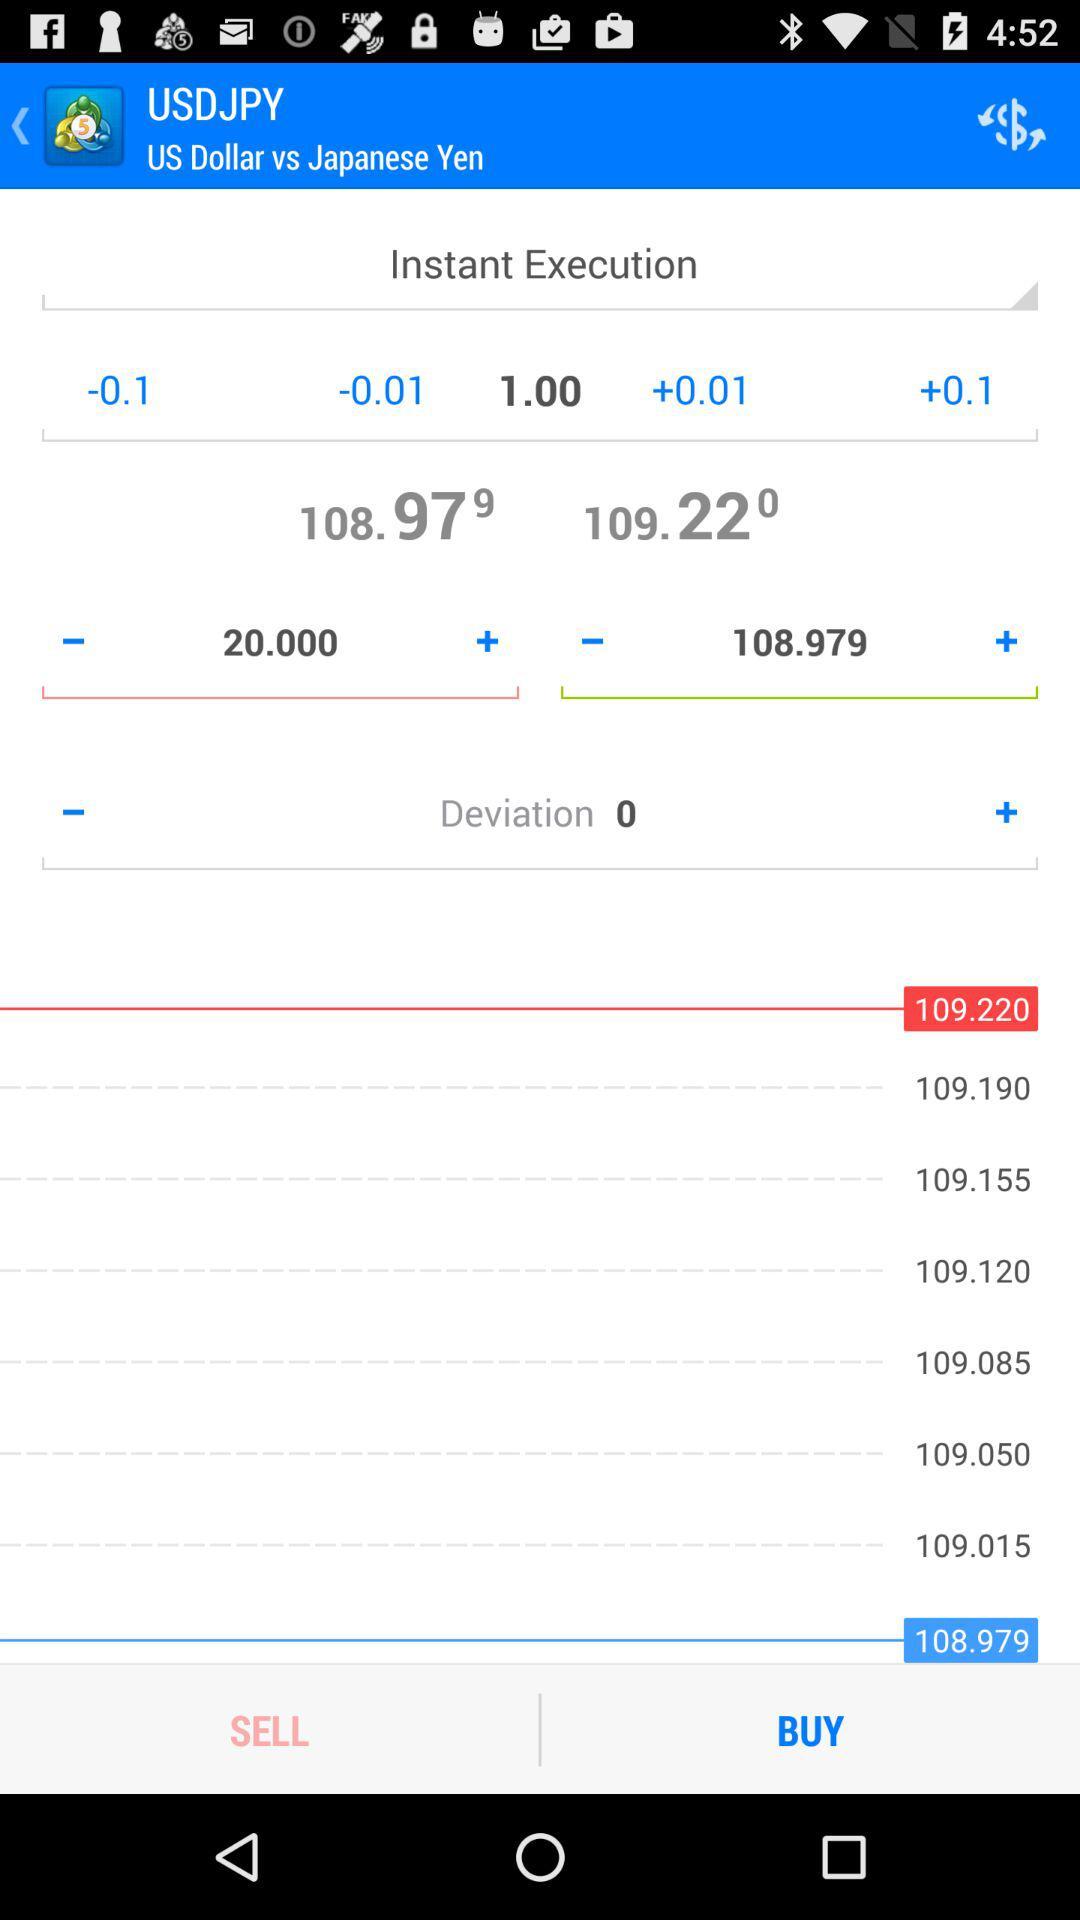 Image resolution: width=1080 pixels, height=1920 pixels. Describe the element at coordinates (1011, 124) in the screenshot. I see `the icon which is below 452` at that location.